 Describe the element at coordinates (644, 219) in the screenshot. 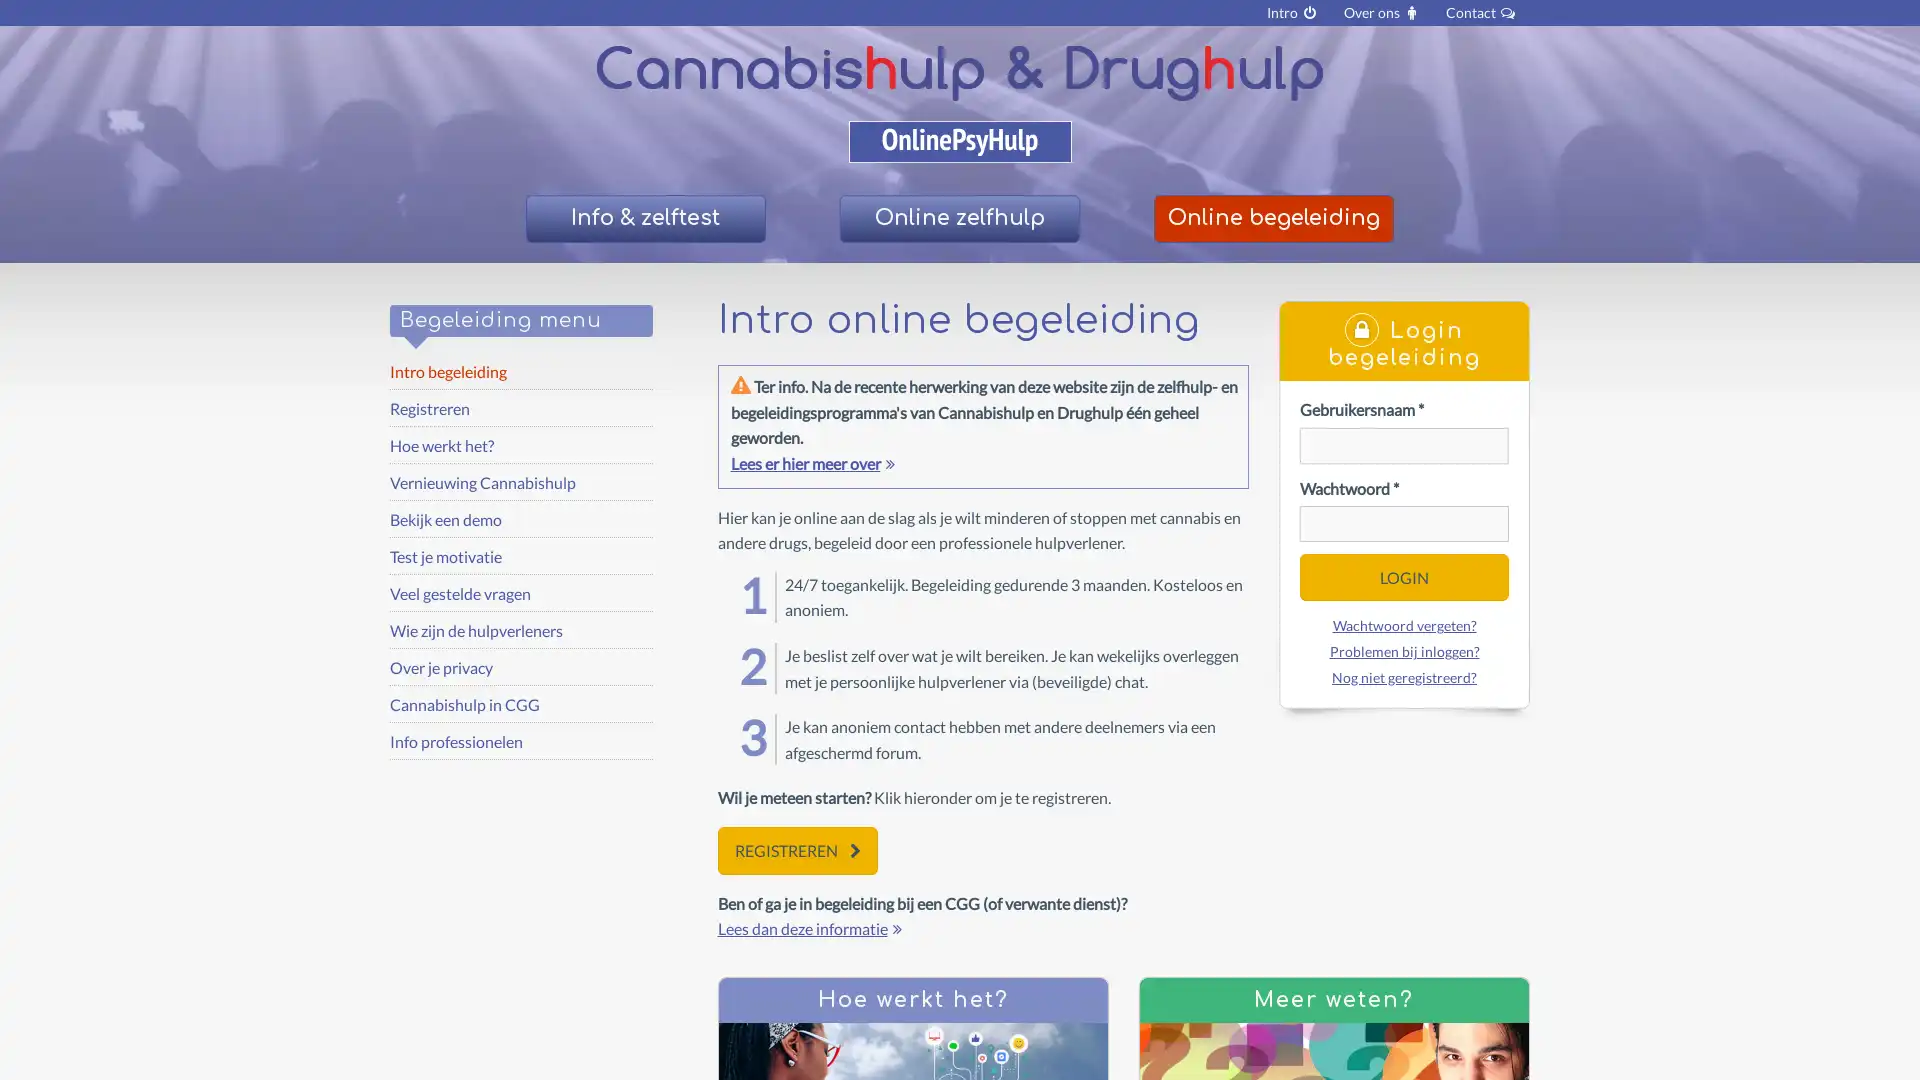

I see `Info & zelftest` at that location.